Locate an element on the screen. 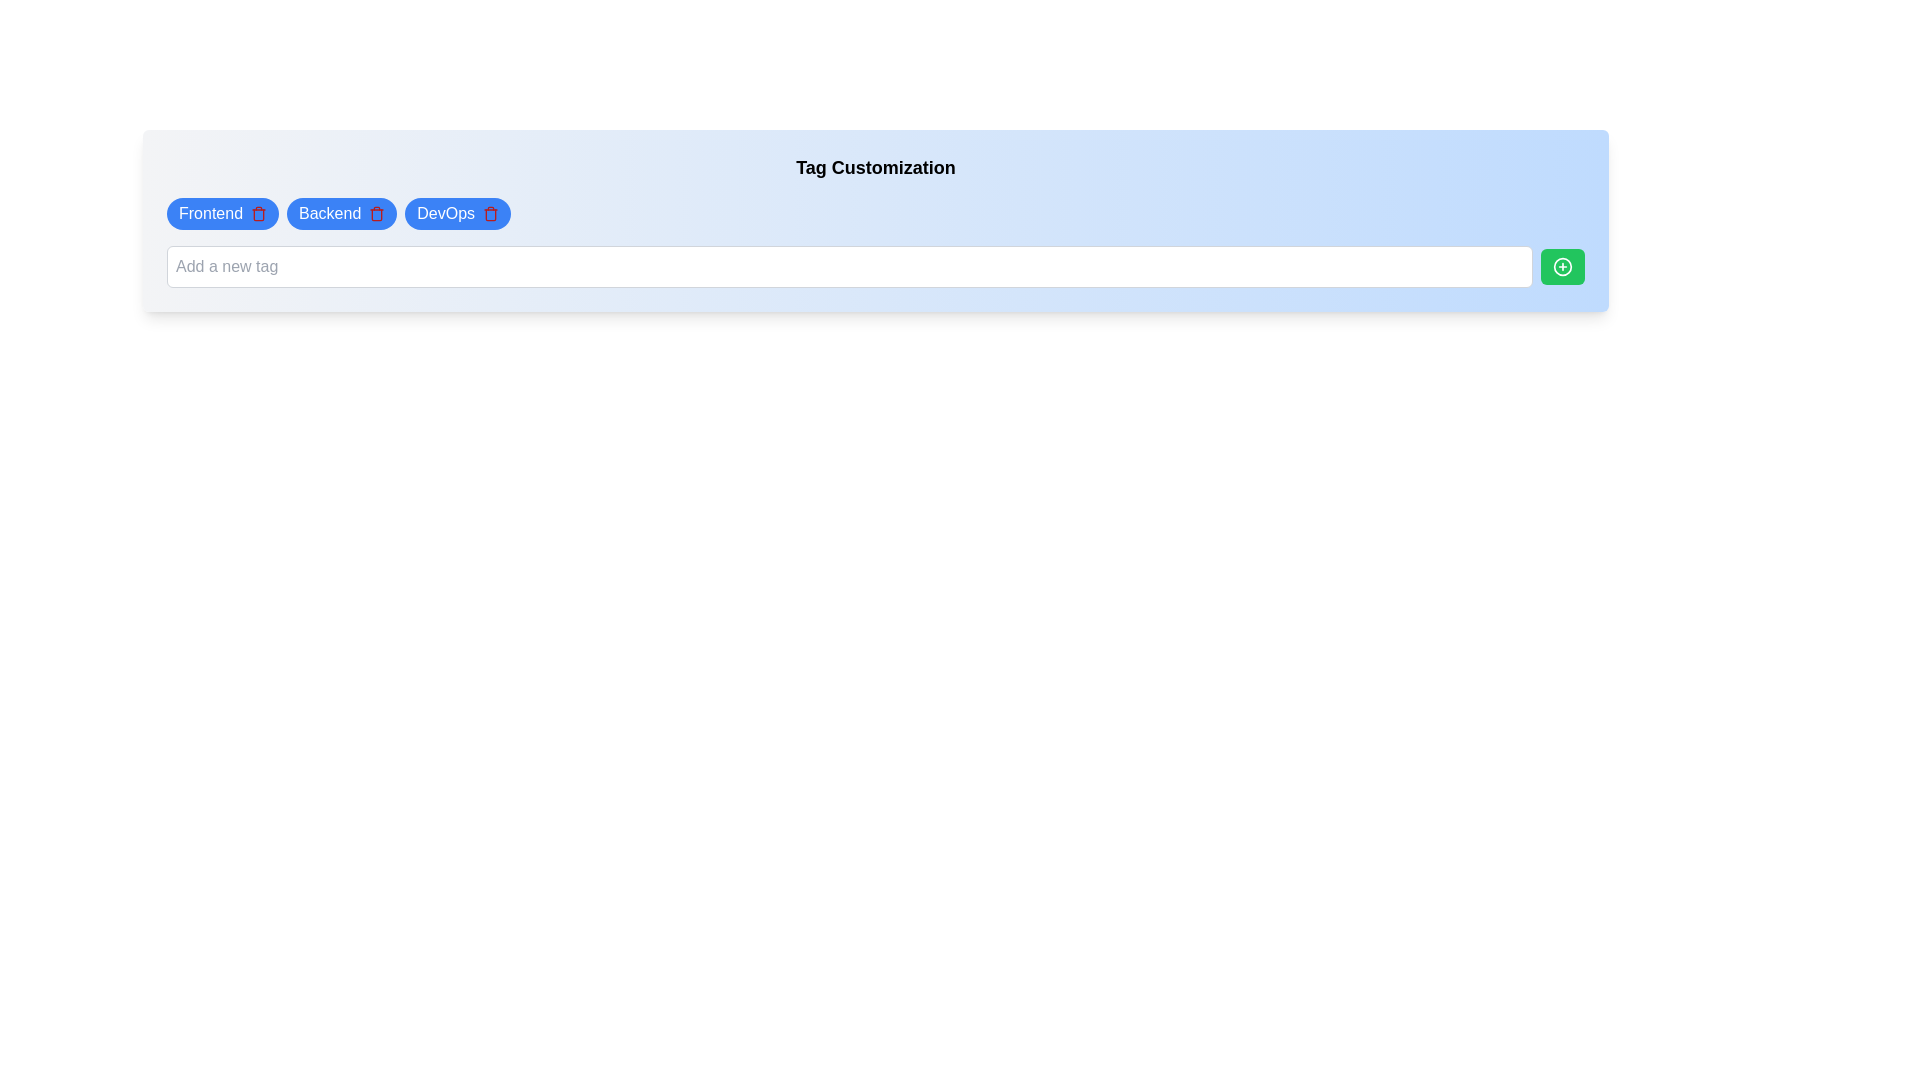 This screenshot has height=1080, width=1920. the vertical line element representing the side of a waste bin icon, located next to the 'Frontend' tag is located at coordinates (258, 215).